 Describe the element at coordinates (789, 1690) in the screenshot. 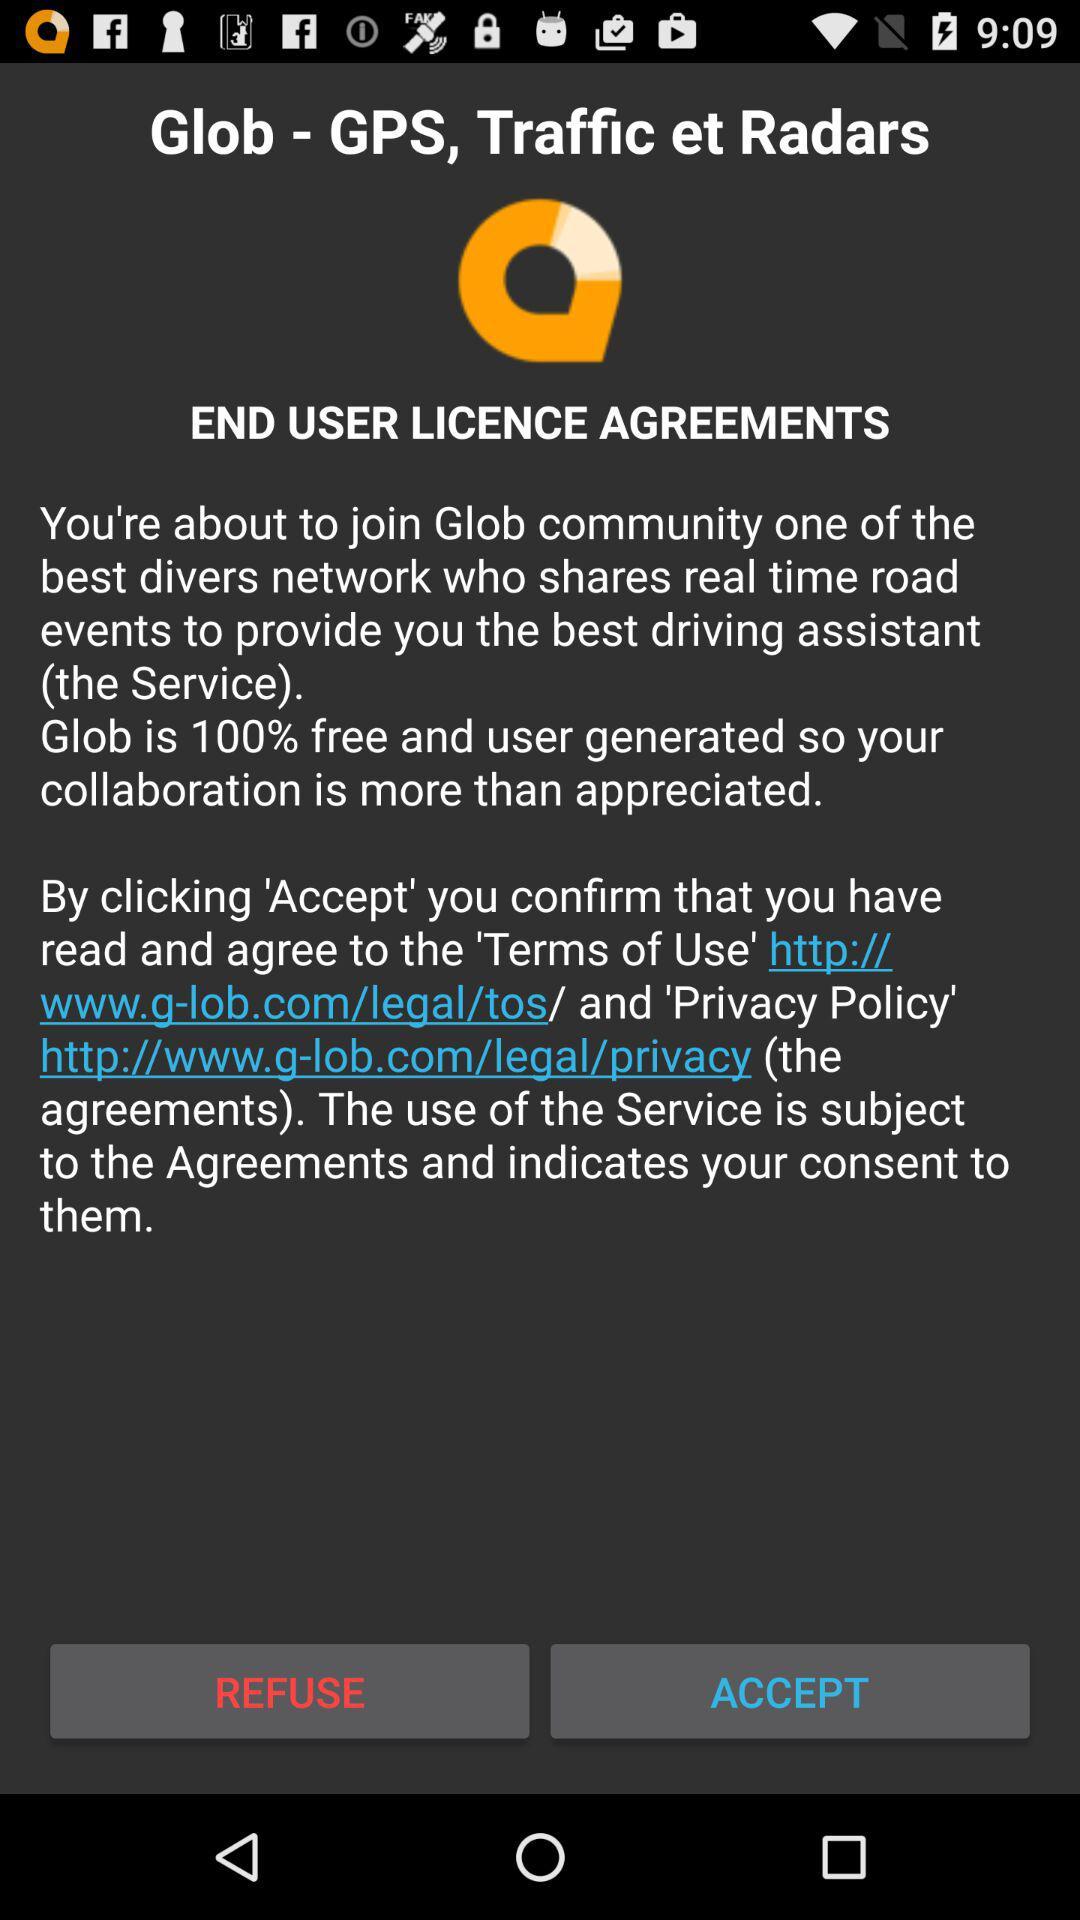

I see `accept at the bottom right corner` at that location.